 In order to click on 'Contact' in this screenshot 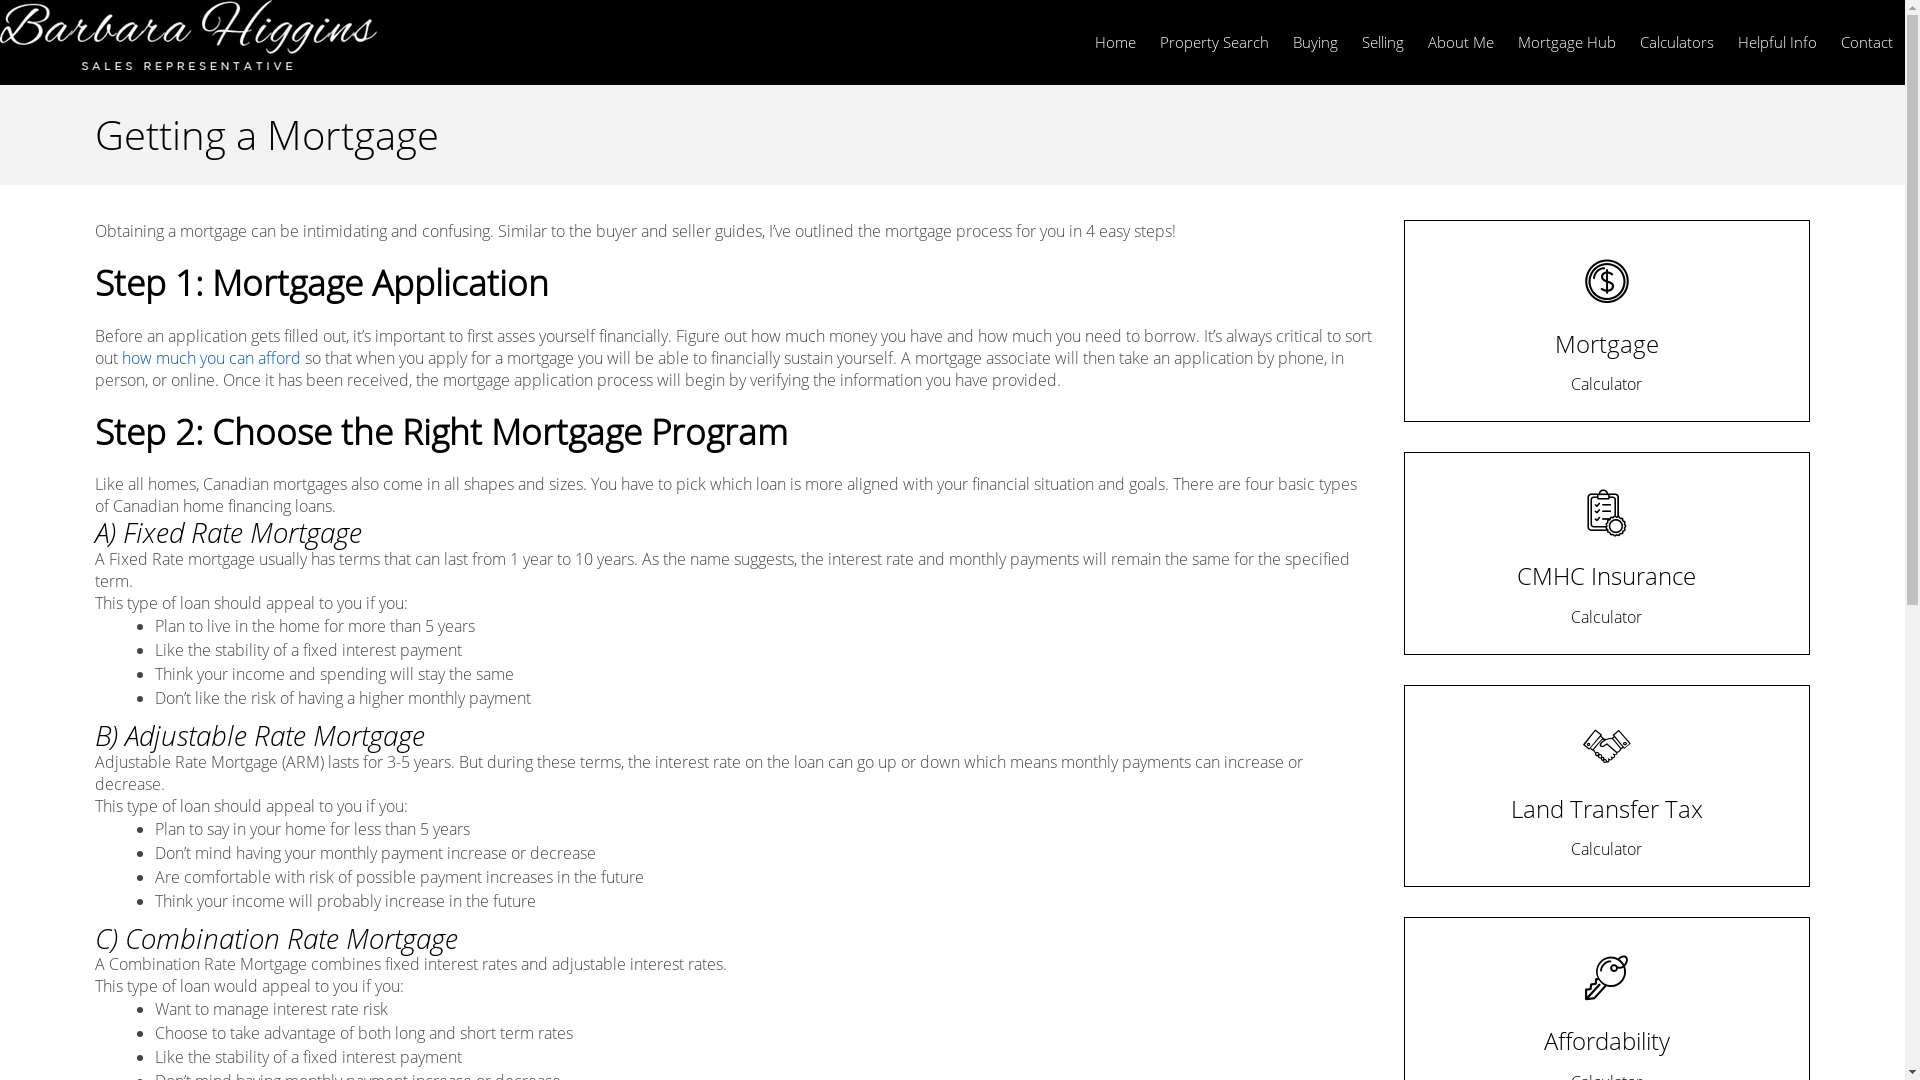, I will do `click(1866, 42)`.